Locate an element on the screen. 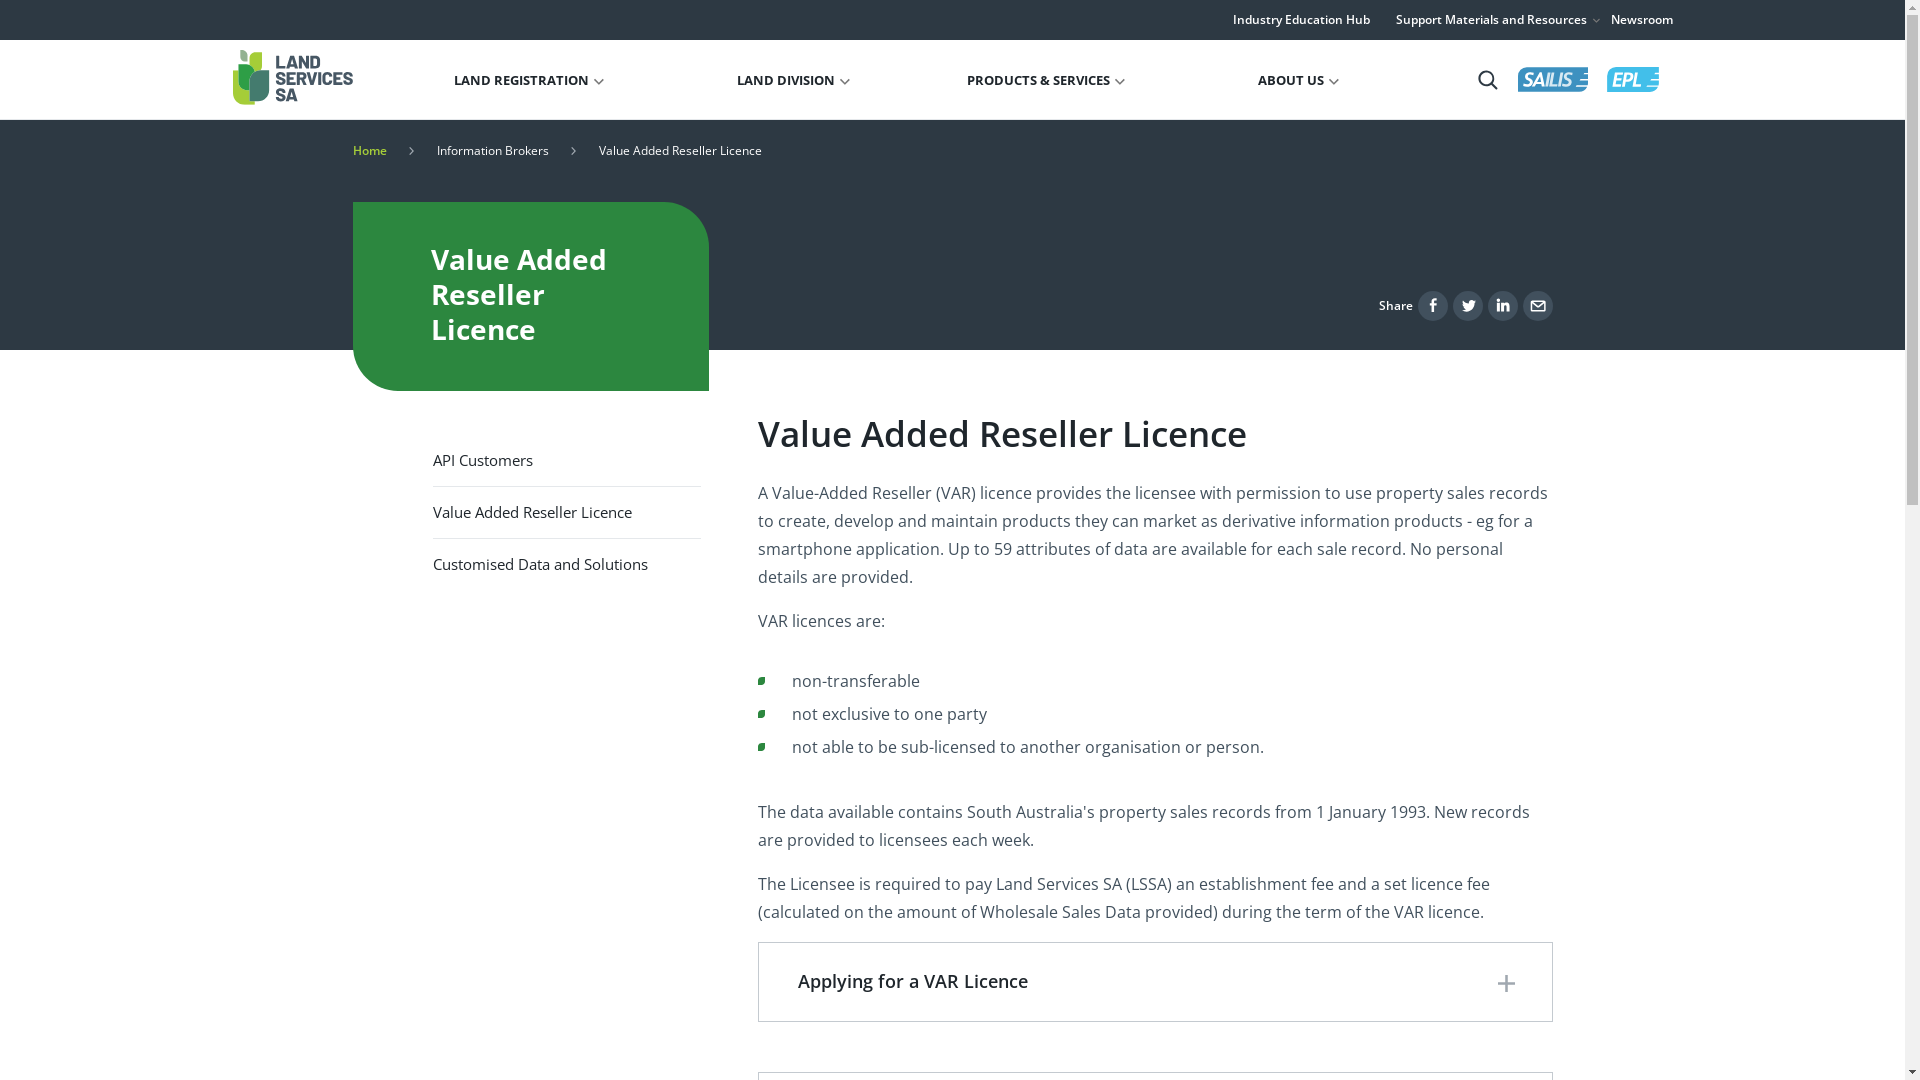 The image size is (1920, 1080). 'LAND DIVISION' is located at coordinates (792, 79).